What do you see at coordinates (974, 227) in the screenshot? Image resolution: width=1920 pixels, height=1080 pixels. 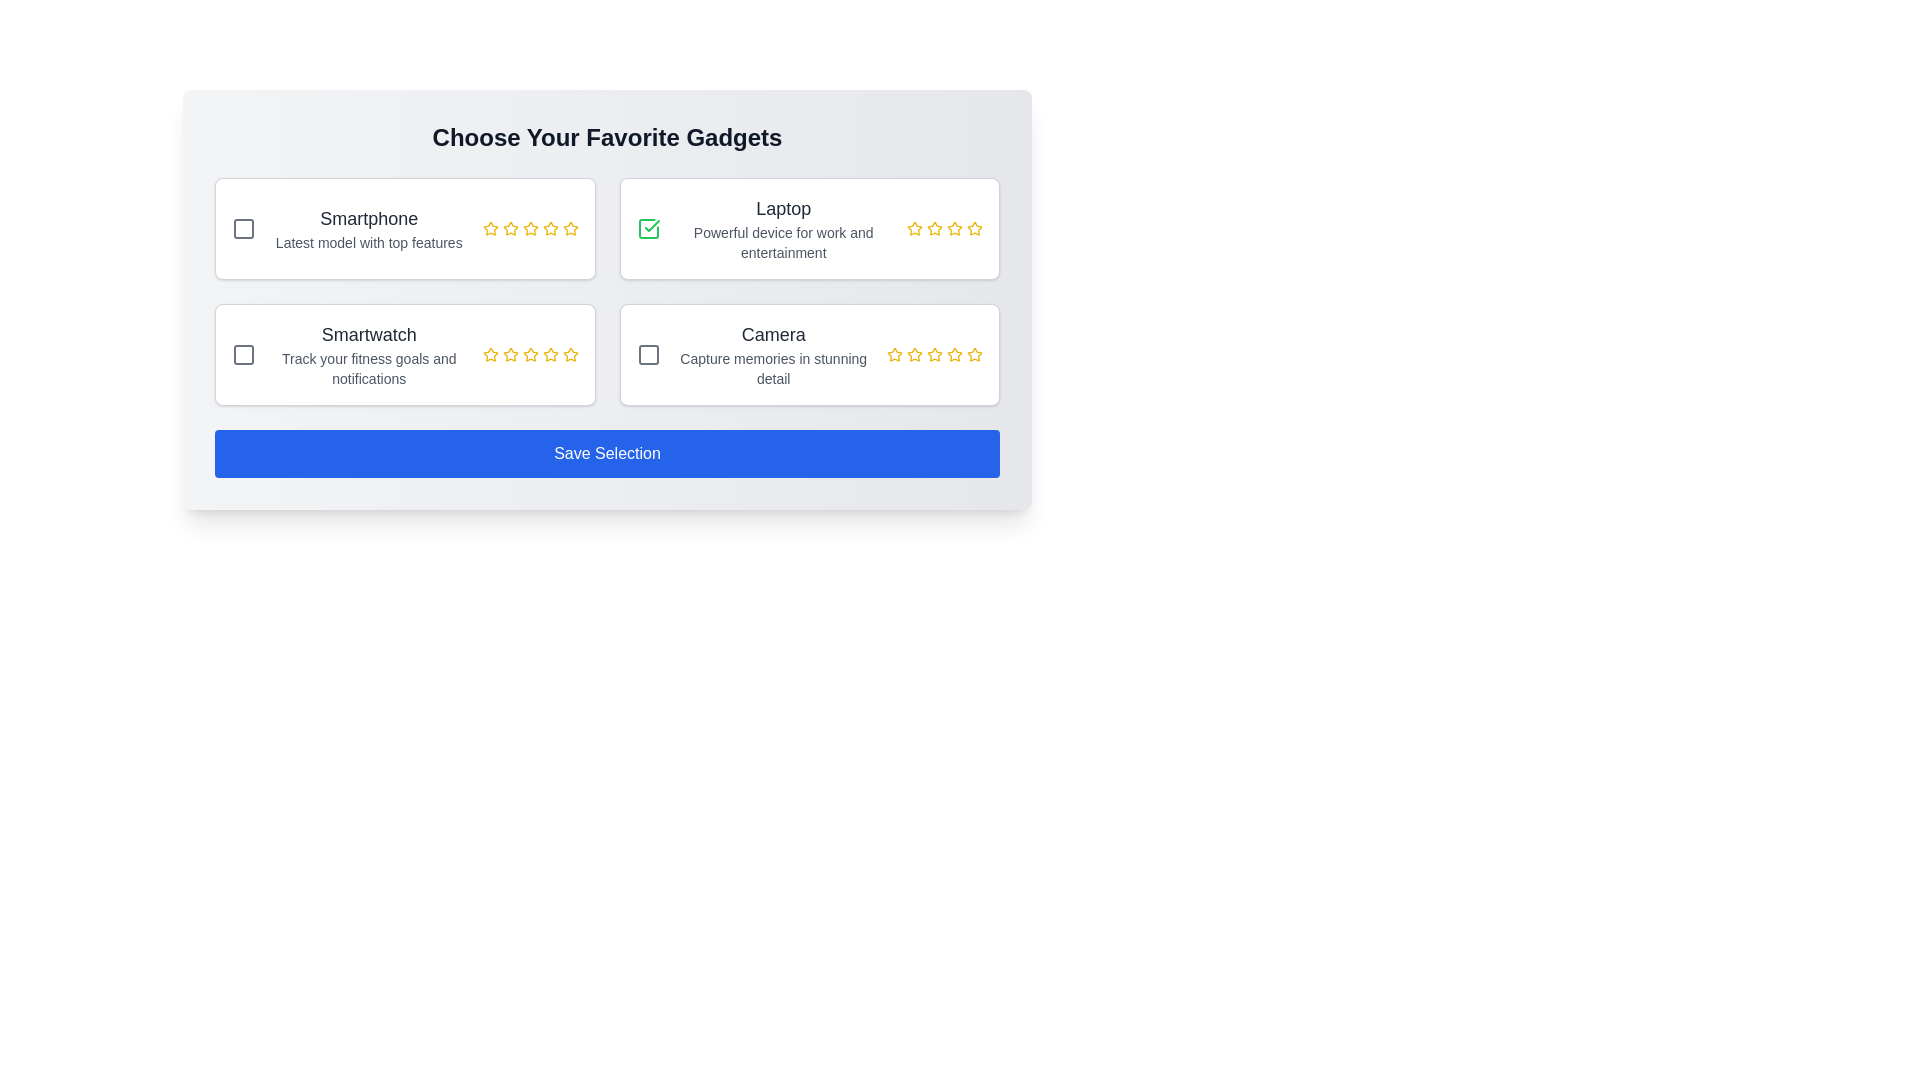 I see `the sixth yellow star-shaped SVG icon located under the 'Laptop' section` at bounding box center [974, 227].